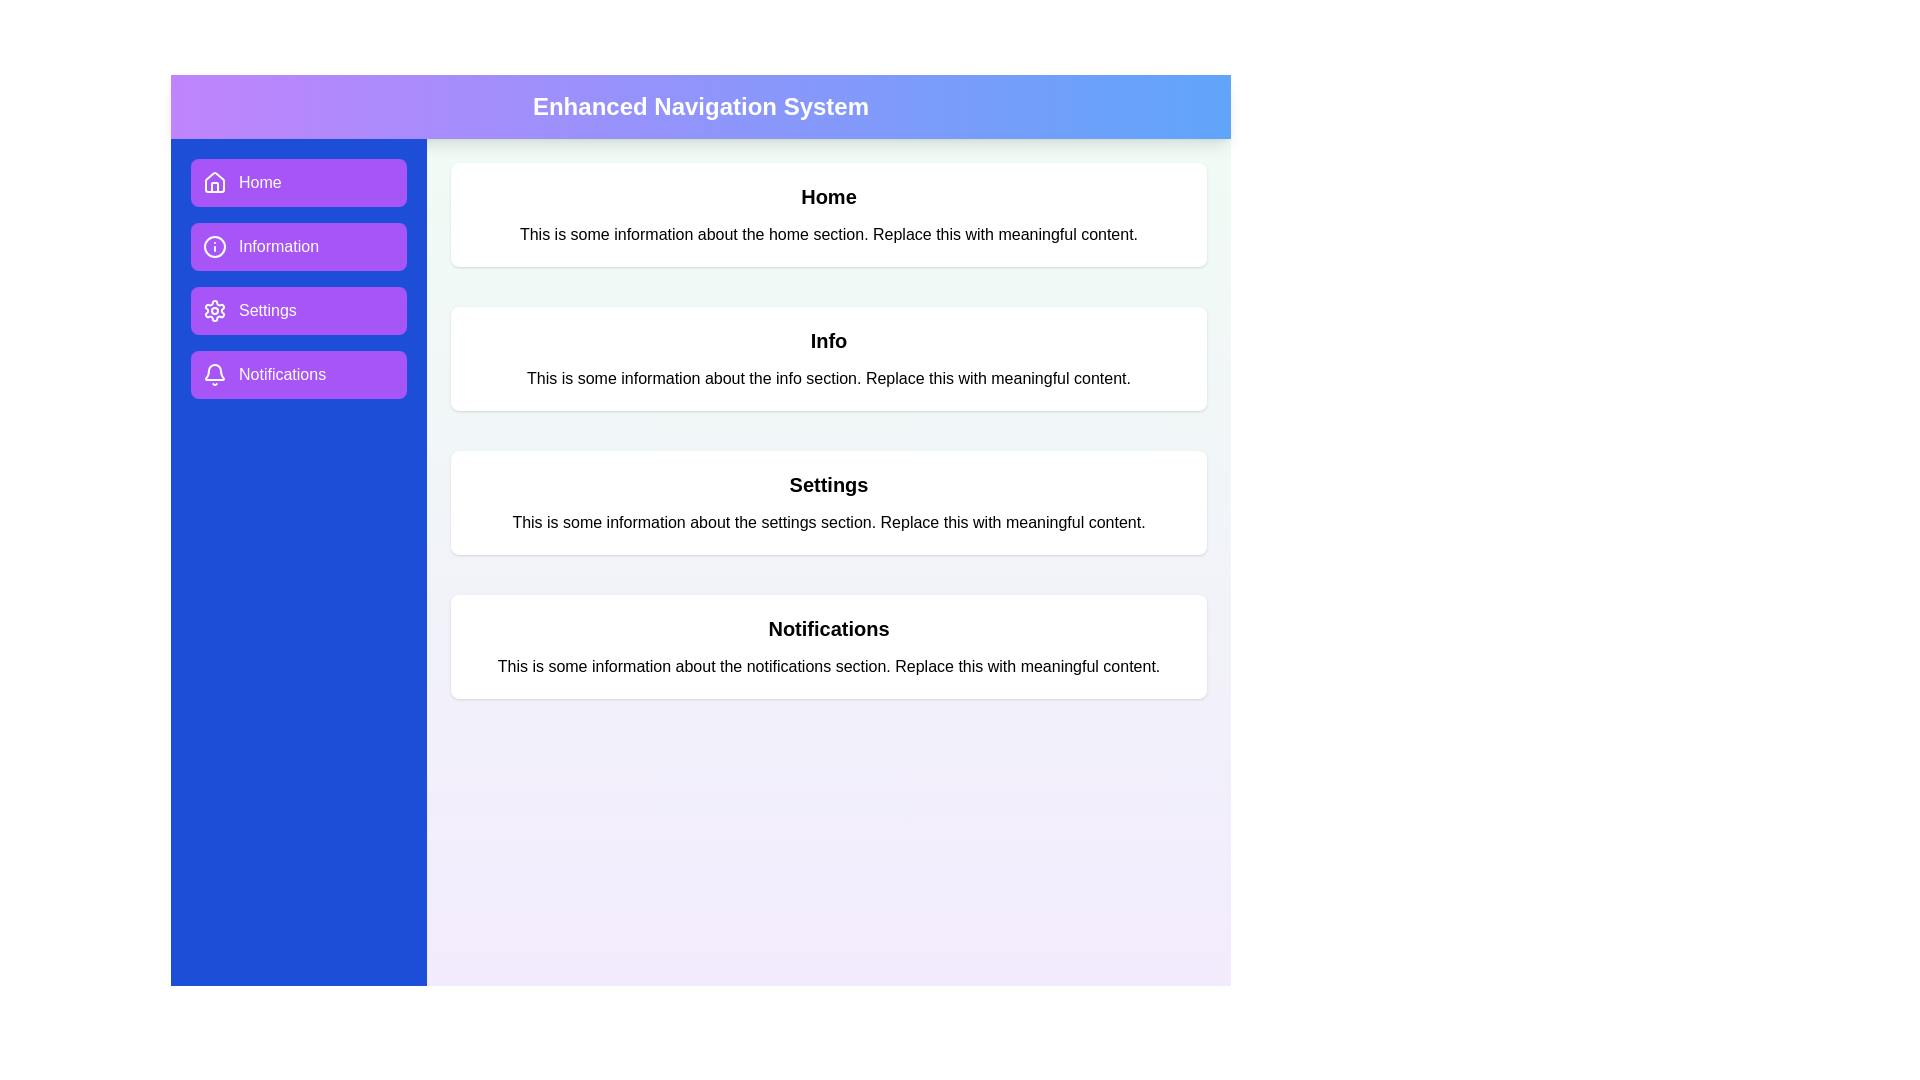 This screenshot has height=1080, width=1920. Describe the element at coordinates (829, 522) in the screenshot. I see `the descriptive Text element located directly below the 'Settings' title in the 'Settings' section of the interface` at that location.